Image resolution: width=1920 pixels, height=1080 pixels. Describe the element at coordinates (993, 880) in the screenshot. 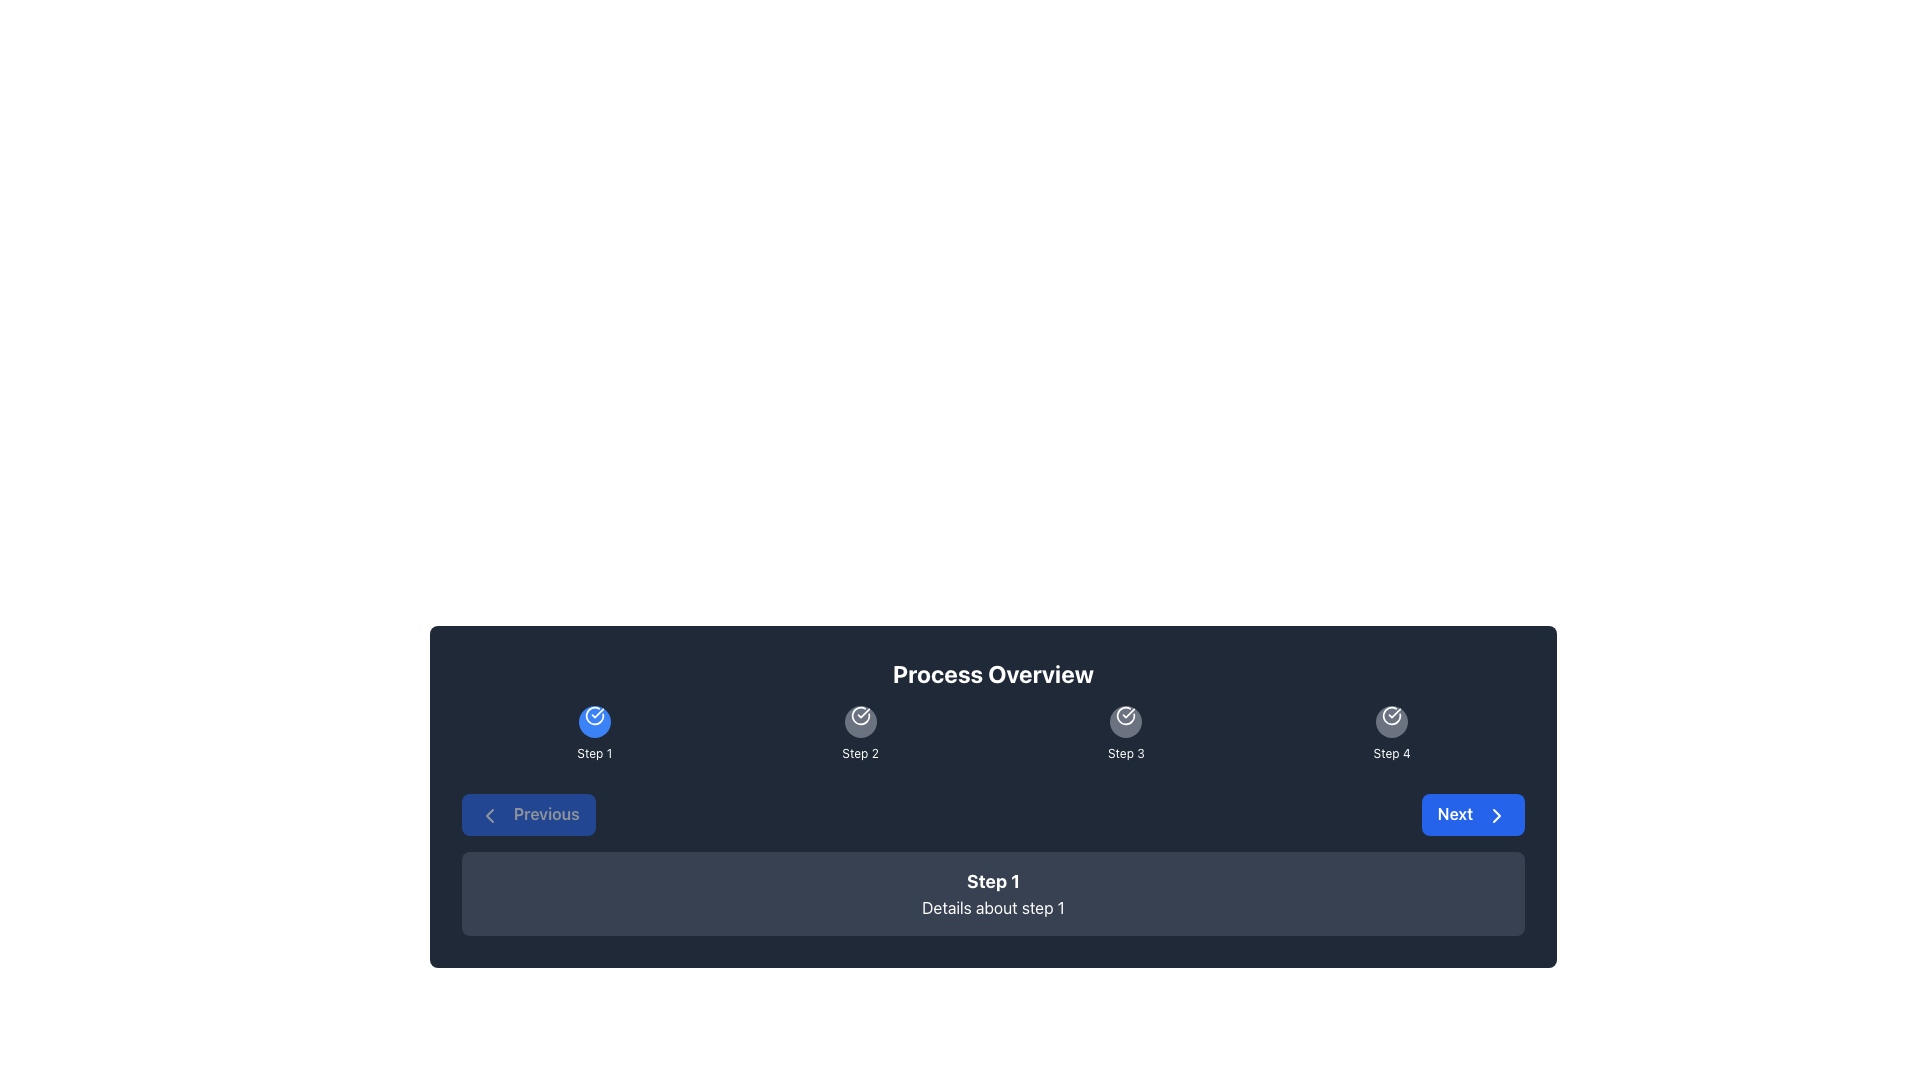

I see `the text label that reads 'Step 1', which is bold and large, positioned at the top of a dark box with rounded corners` at that location.